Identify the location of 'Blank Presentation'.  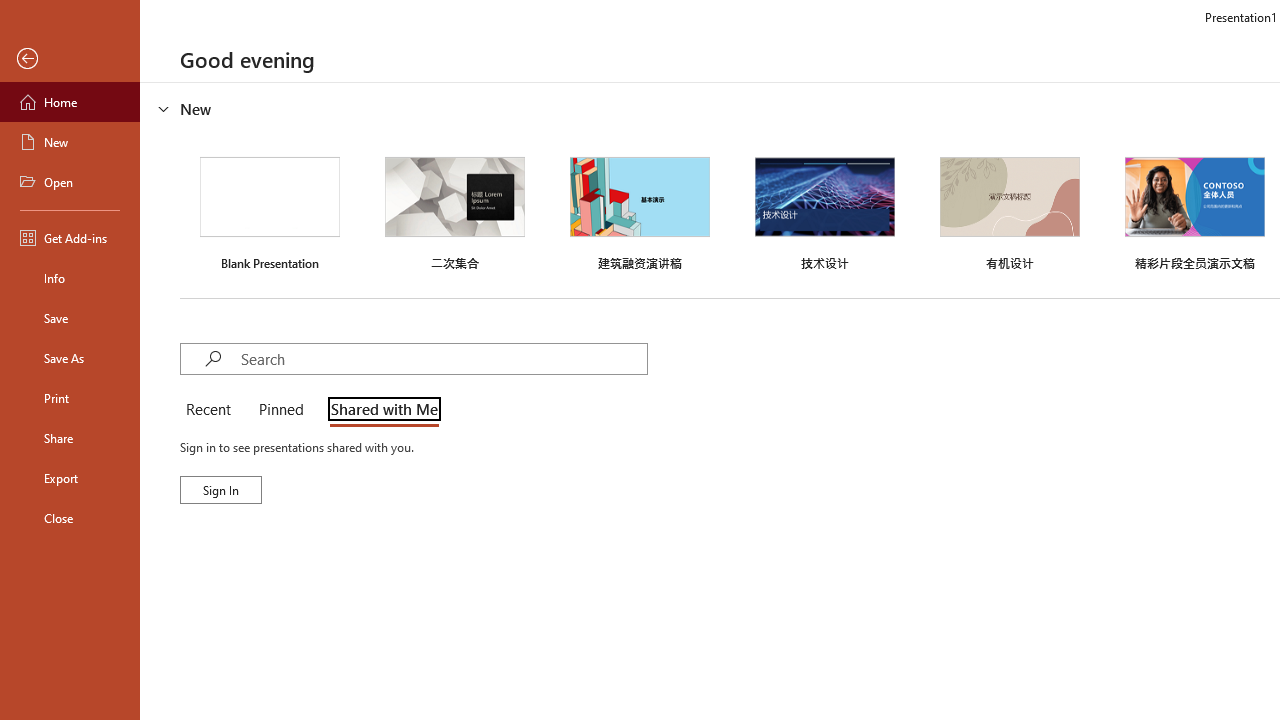
(269, 211).